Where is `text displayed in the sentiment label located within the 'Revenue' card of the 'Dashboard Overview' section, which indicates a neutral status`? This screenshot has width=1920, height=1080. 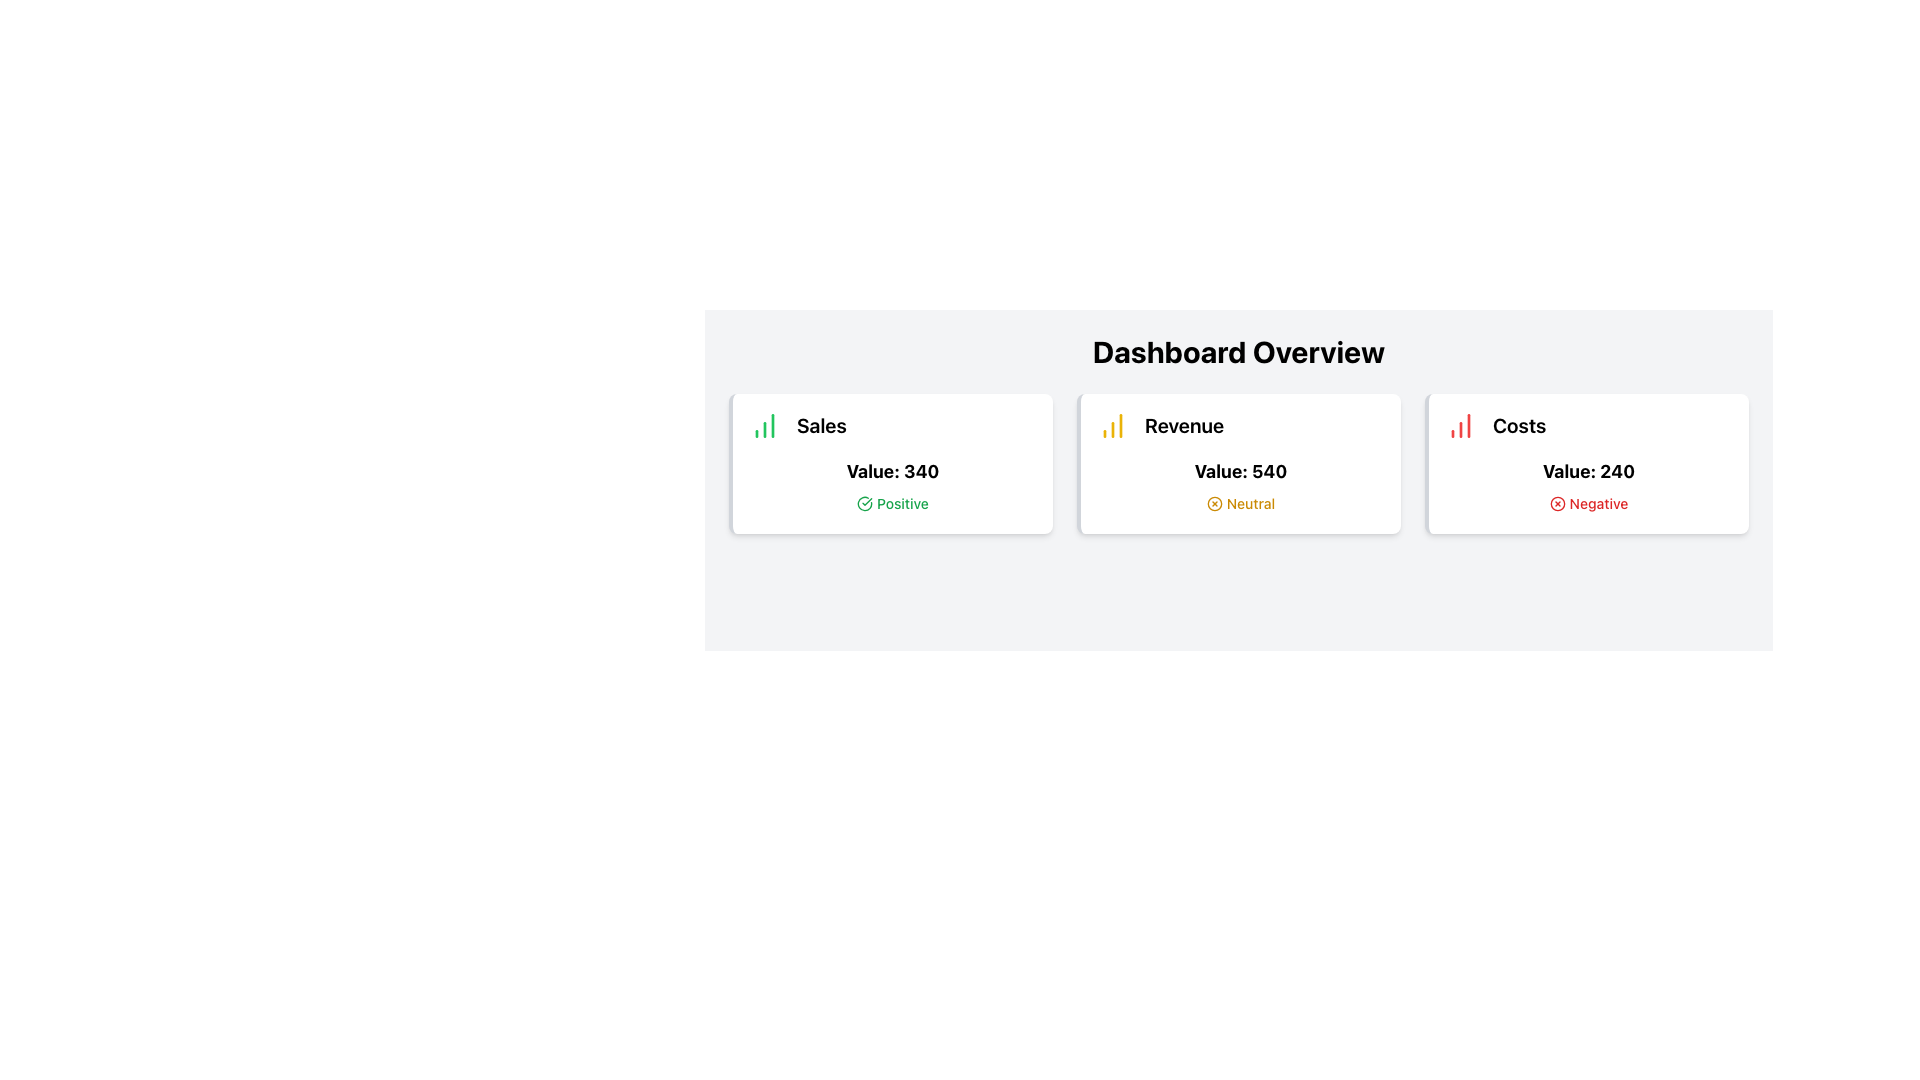
text displayed in the sentiment label located within the 'Revenue' card of the 'Dashboard Overview' section, which indicates a neutral status is located at coordinates (1250, 503).